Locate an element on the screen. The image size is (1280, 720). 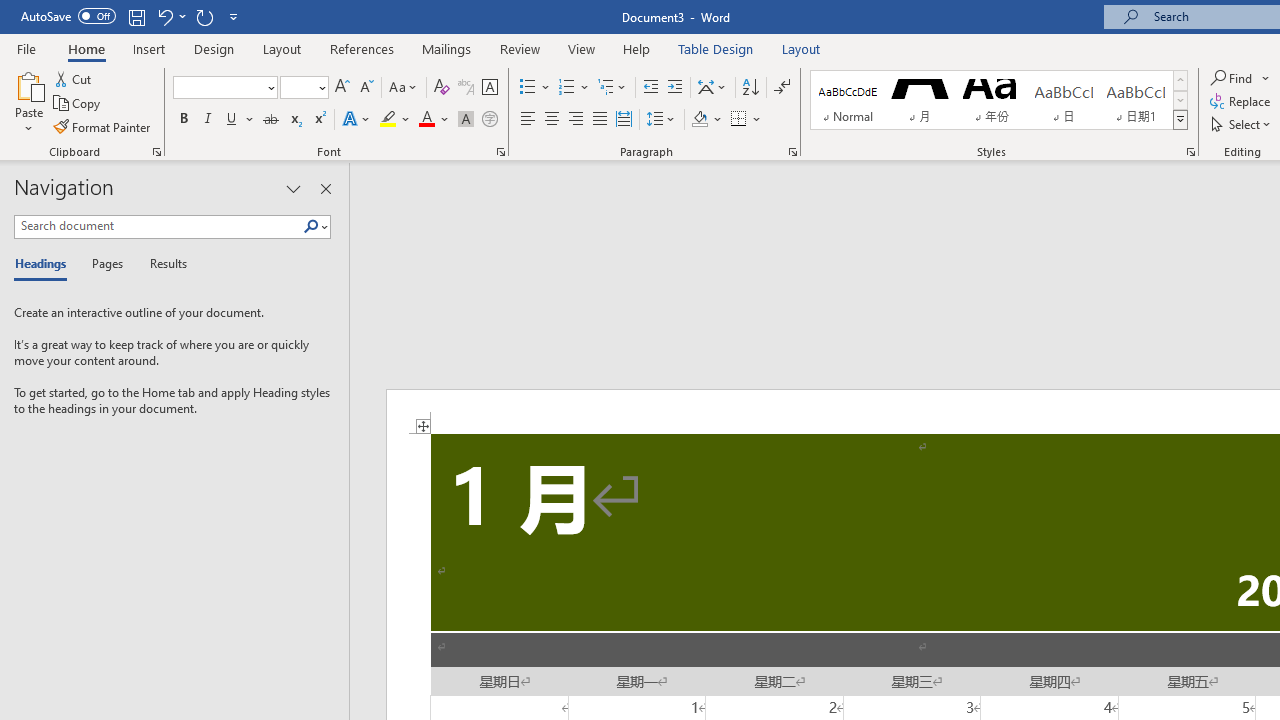
'Borders' is located at coordinates (745, 119).